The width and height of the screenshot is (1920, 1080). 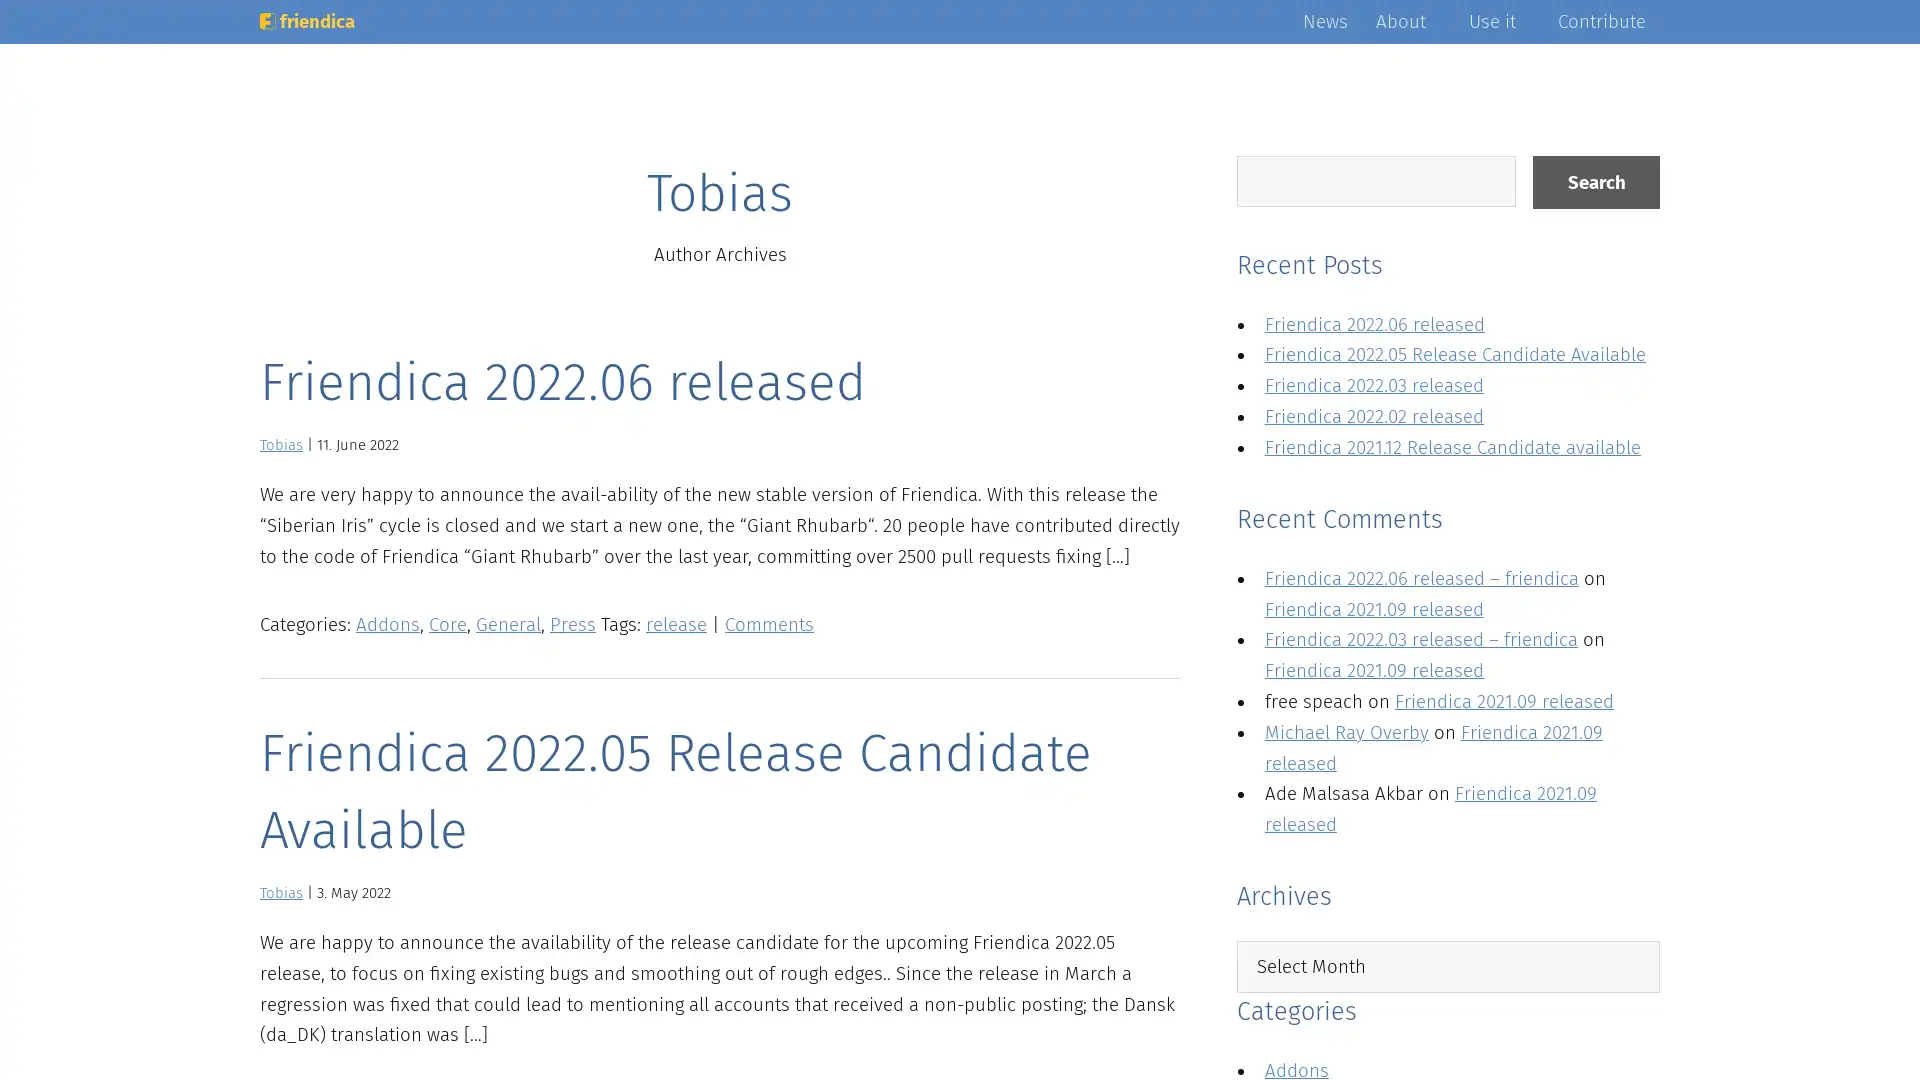 What do you see at coordinates (1595, 182) in the screenshot?
I see `Search` at bounding box center [1595, 182].